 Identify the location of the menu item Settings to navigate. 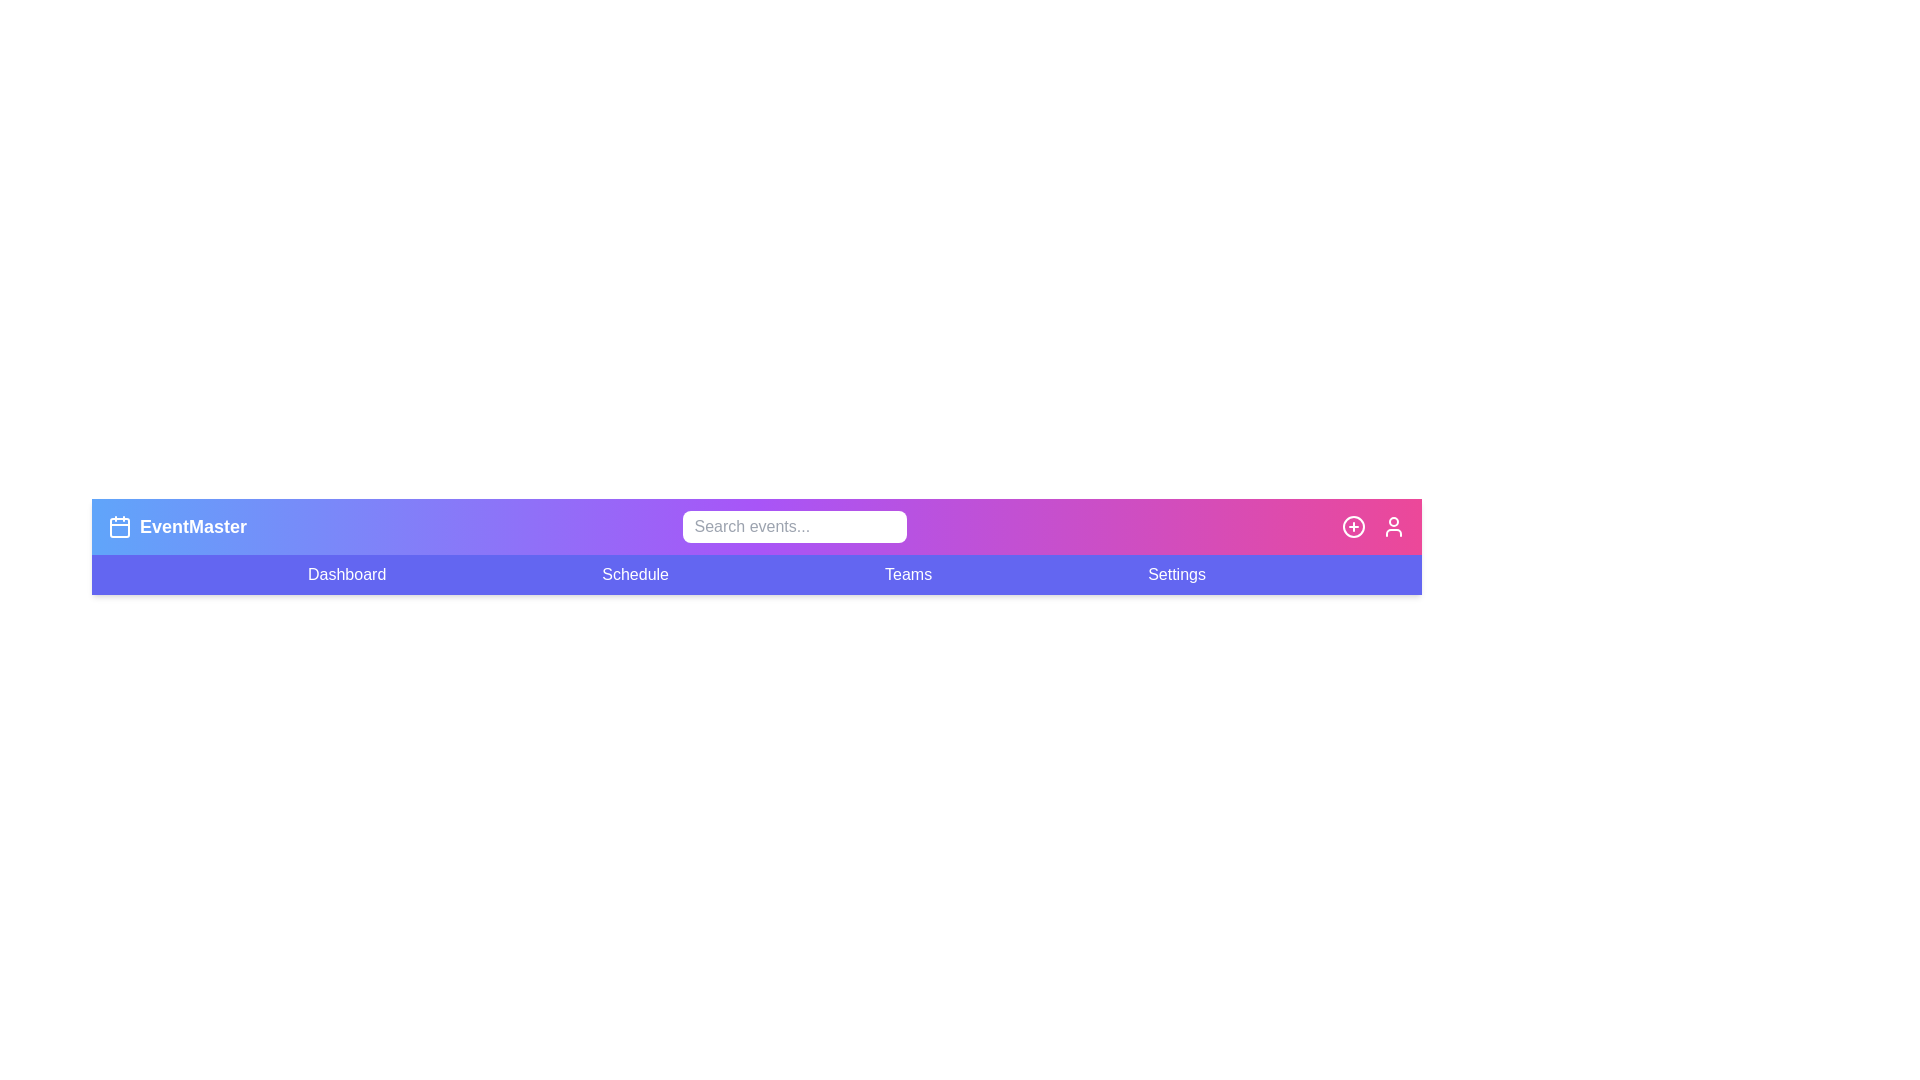
(1176, 574).